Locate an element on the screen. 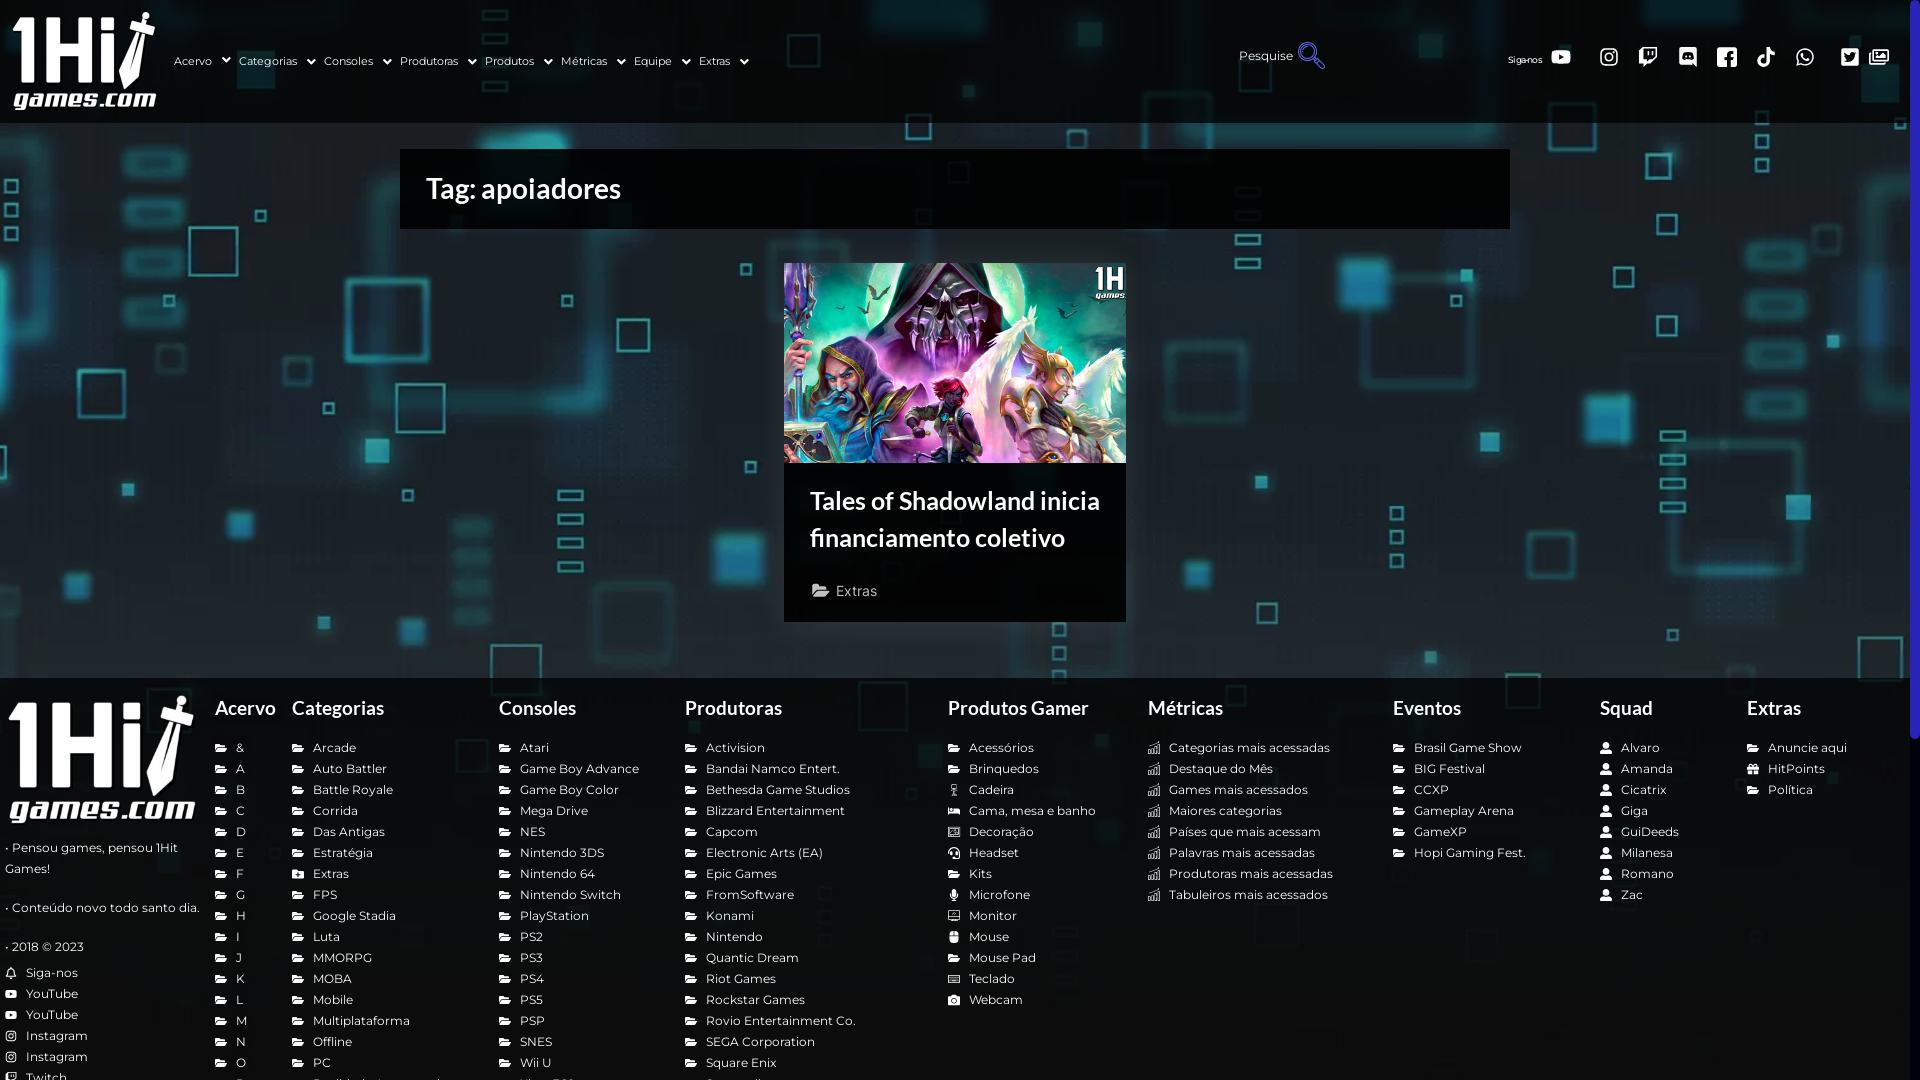 This screenshot has height=1080, width=1920. 'Battle Royale' is located at coordinates (385, 788).